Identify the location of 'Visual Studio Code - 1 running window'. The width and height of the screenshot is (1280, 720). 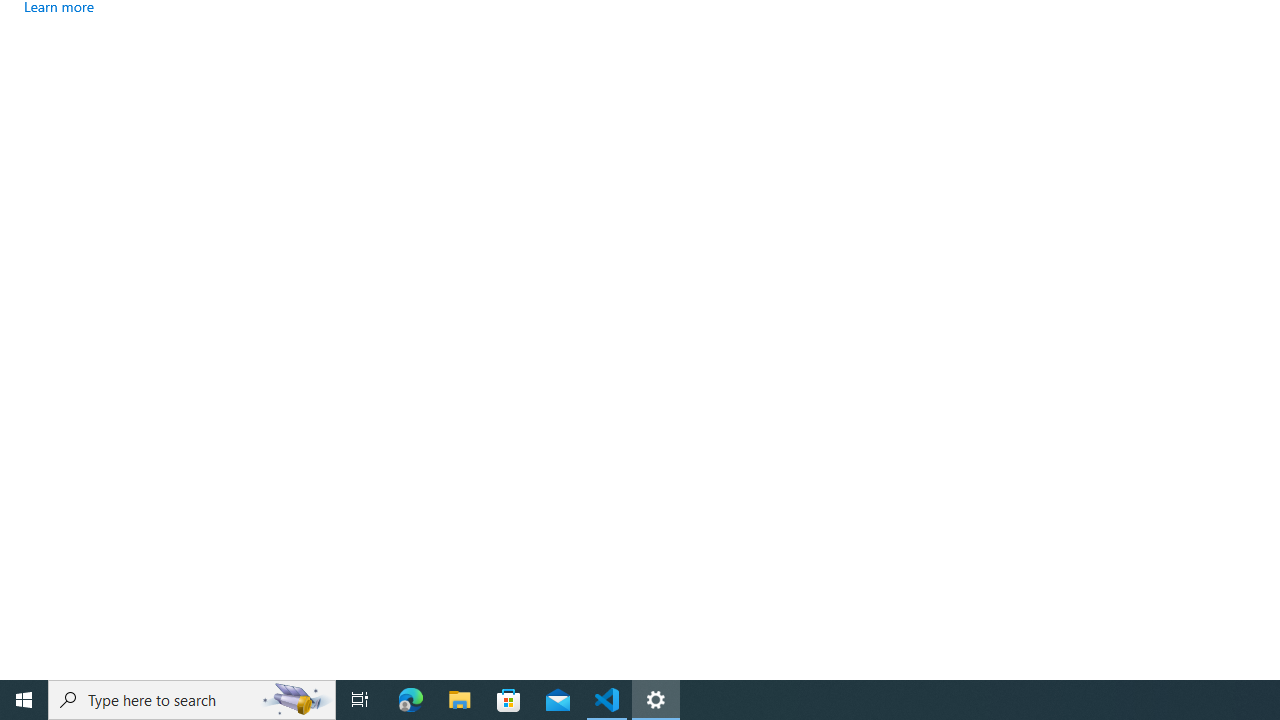
(606, 698).